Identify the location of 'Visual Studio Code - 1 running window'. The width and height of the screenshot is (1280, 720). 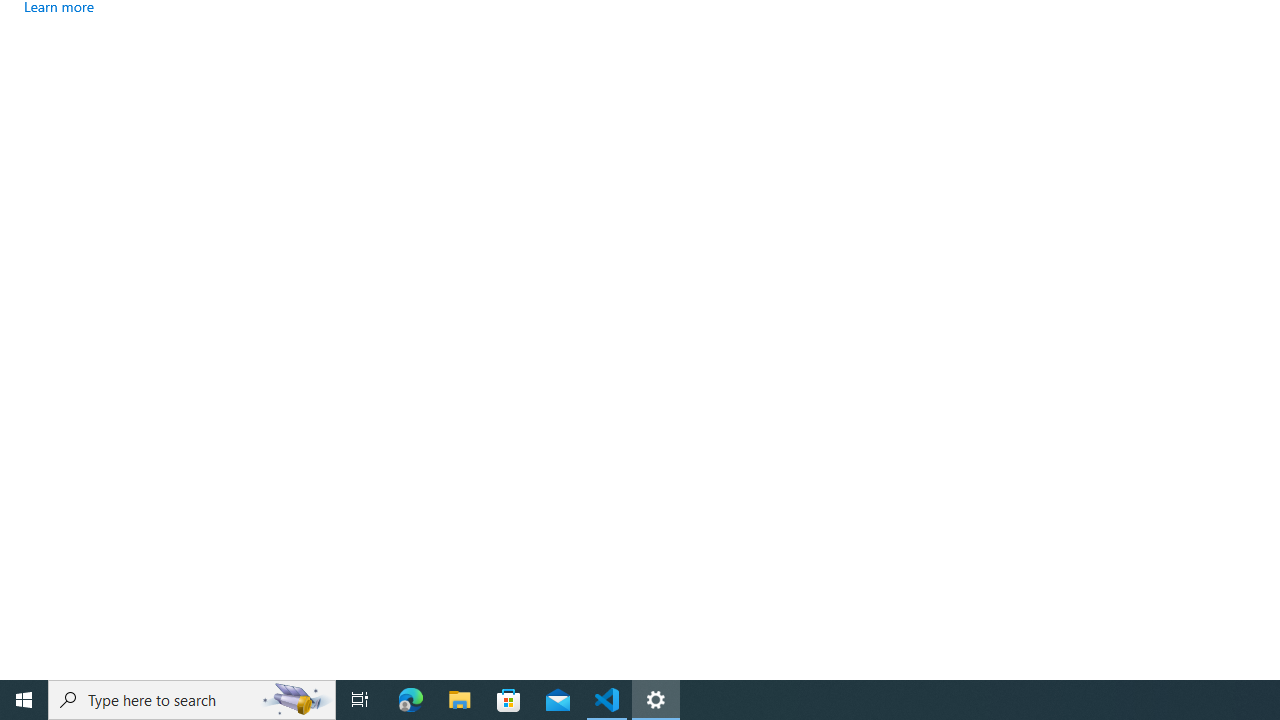
(606, 698).